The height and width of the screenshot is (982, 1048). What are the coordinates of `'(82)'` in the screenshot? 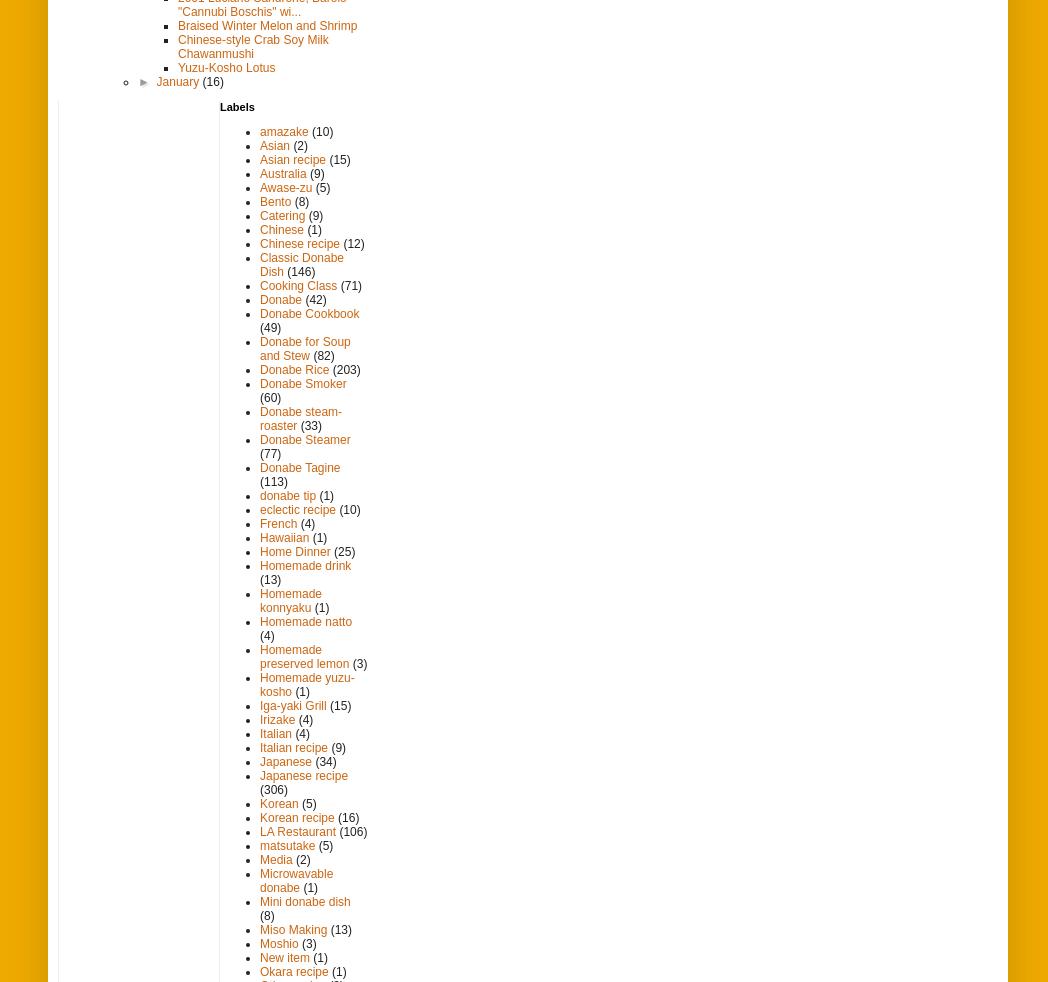 It's located at (323, 355).